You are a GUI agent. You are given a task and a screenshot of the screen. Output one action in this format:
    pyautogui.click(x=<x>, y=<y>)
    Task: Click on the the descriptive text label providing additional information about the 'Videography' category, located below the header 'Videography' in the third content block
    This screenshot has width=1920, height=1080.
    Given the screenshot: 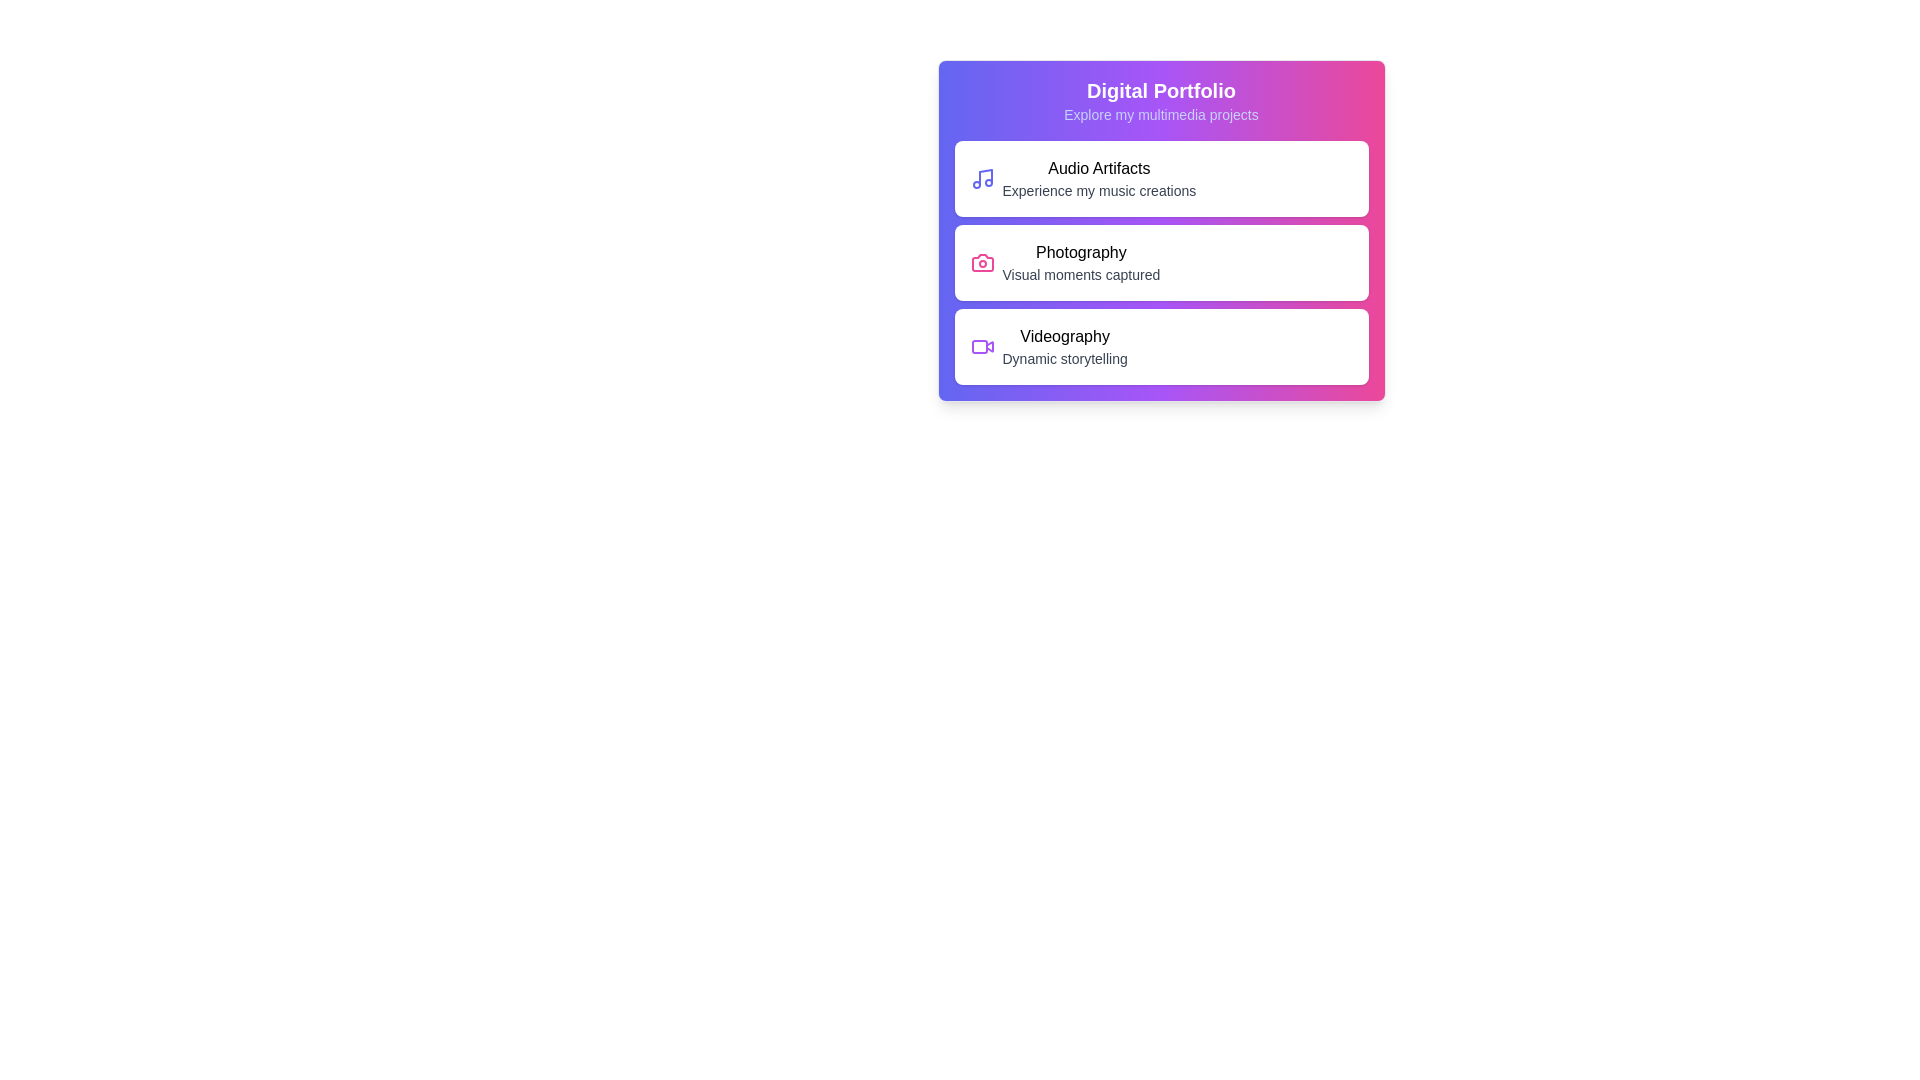 What is the action you would take?
    pyautogui.click(x=1064, y=357)
    